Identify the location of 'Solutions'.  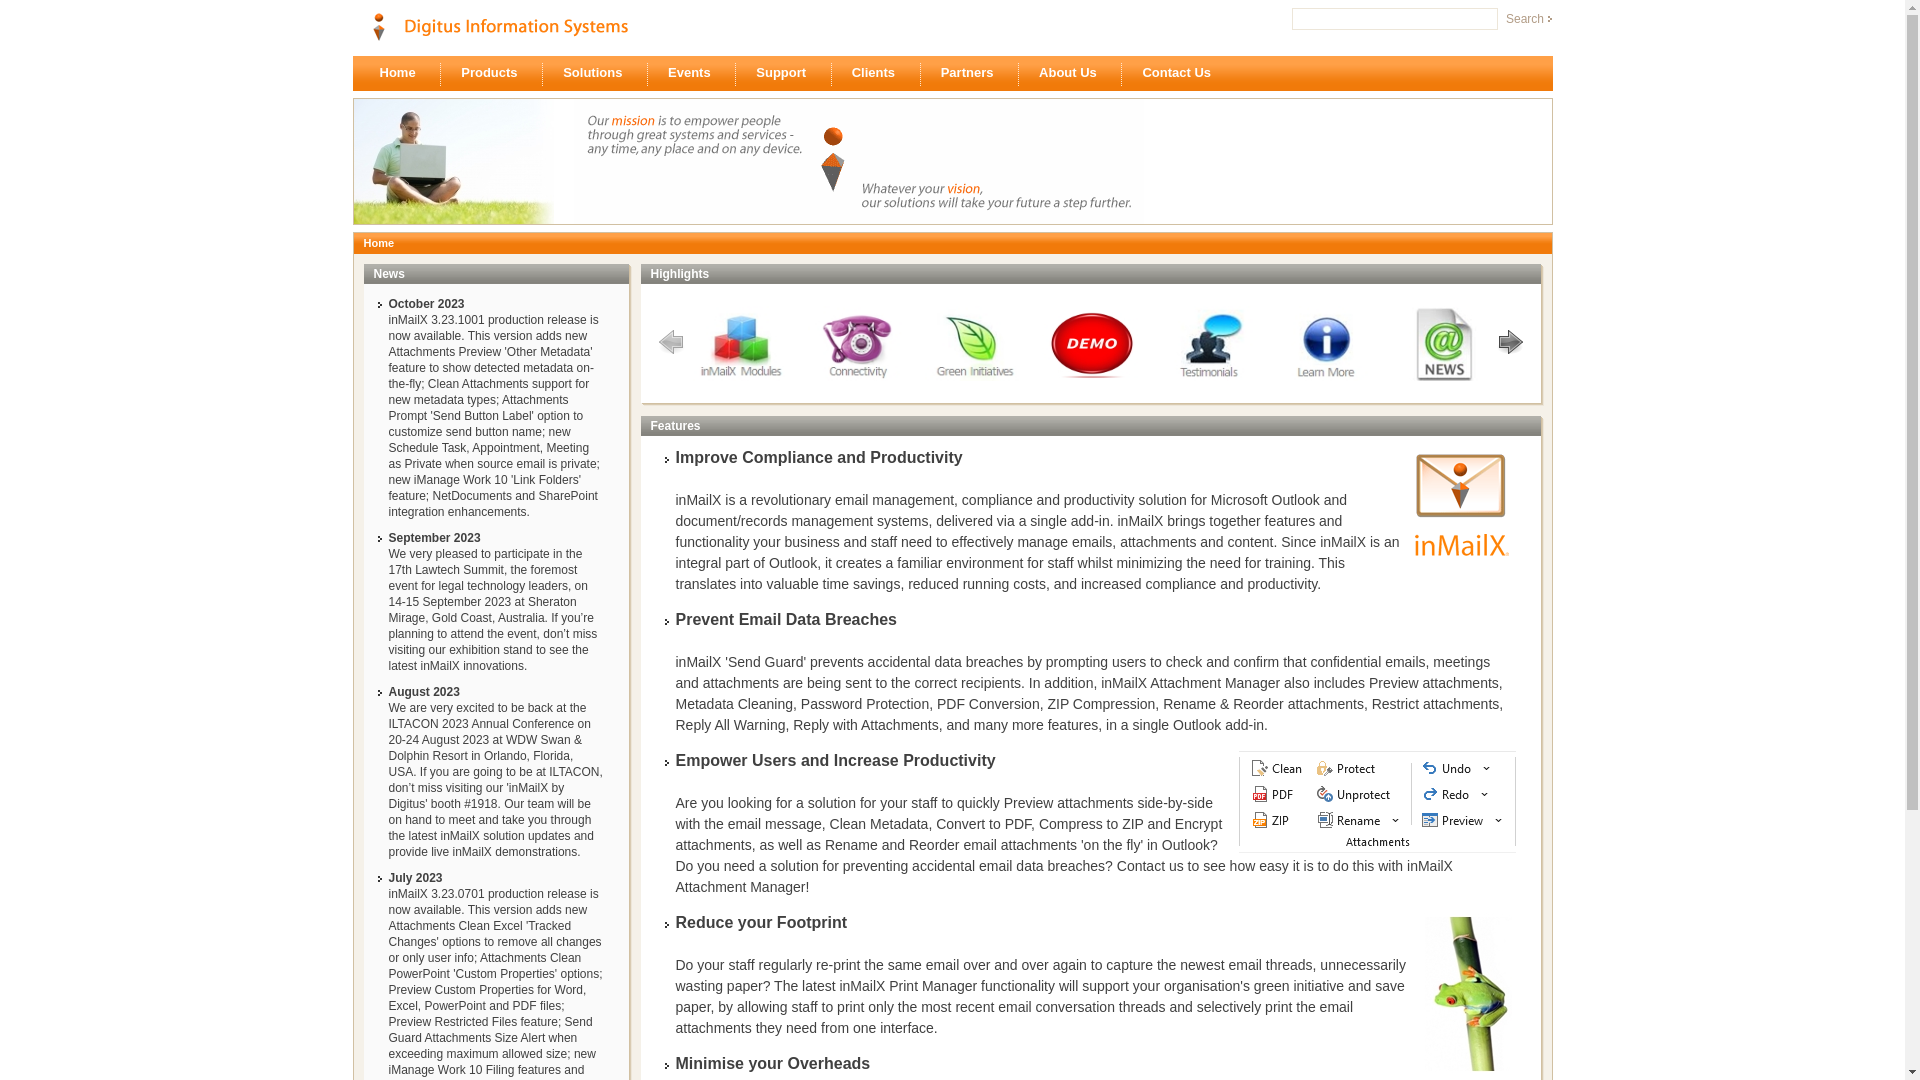
(597, 72).